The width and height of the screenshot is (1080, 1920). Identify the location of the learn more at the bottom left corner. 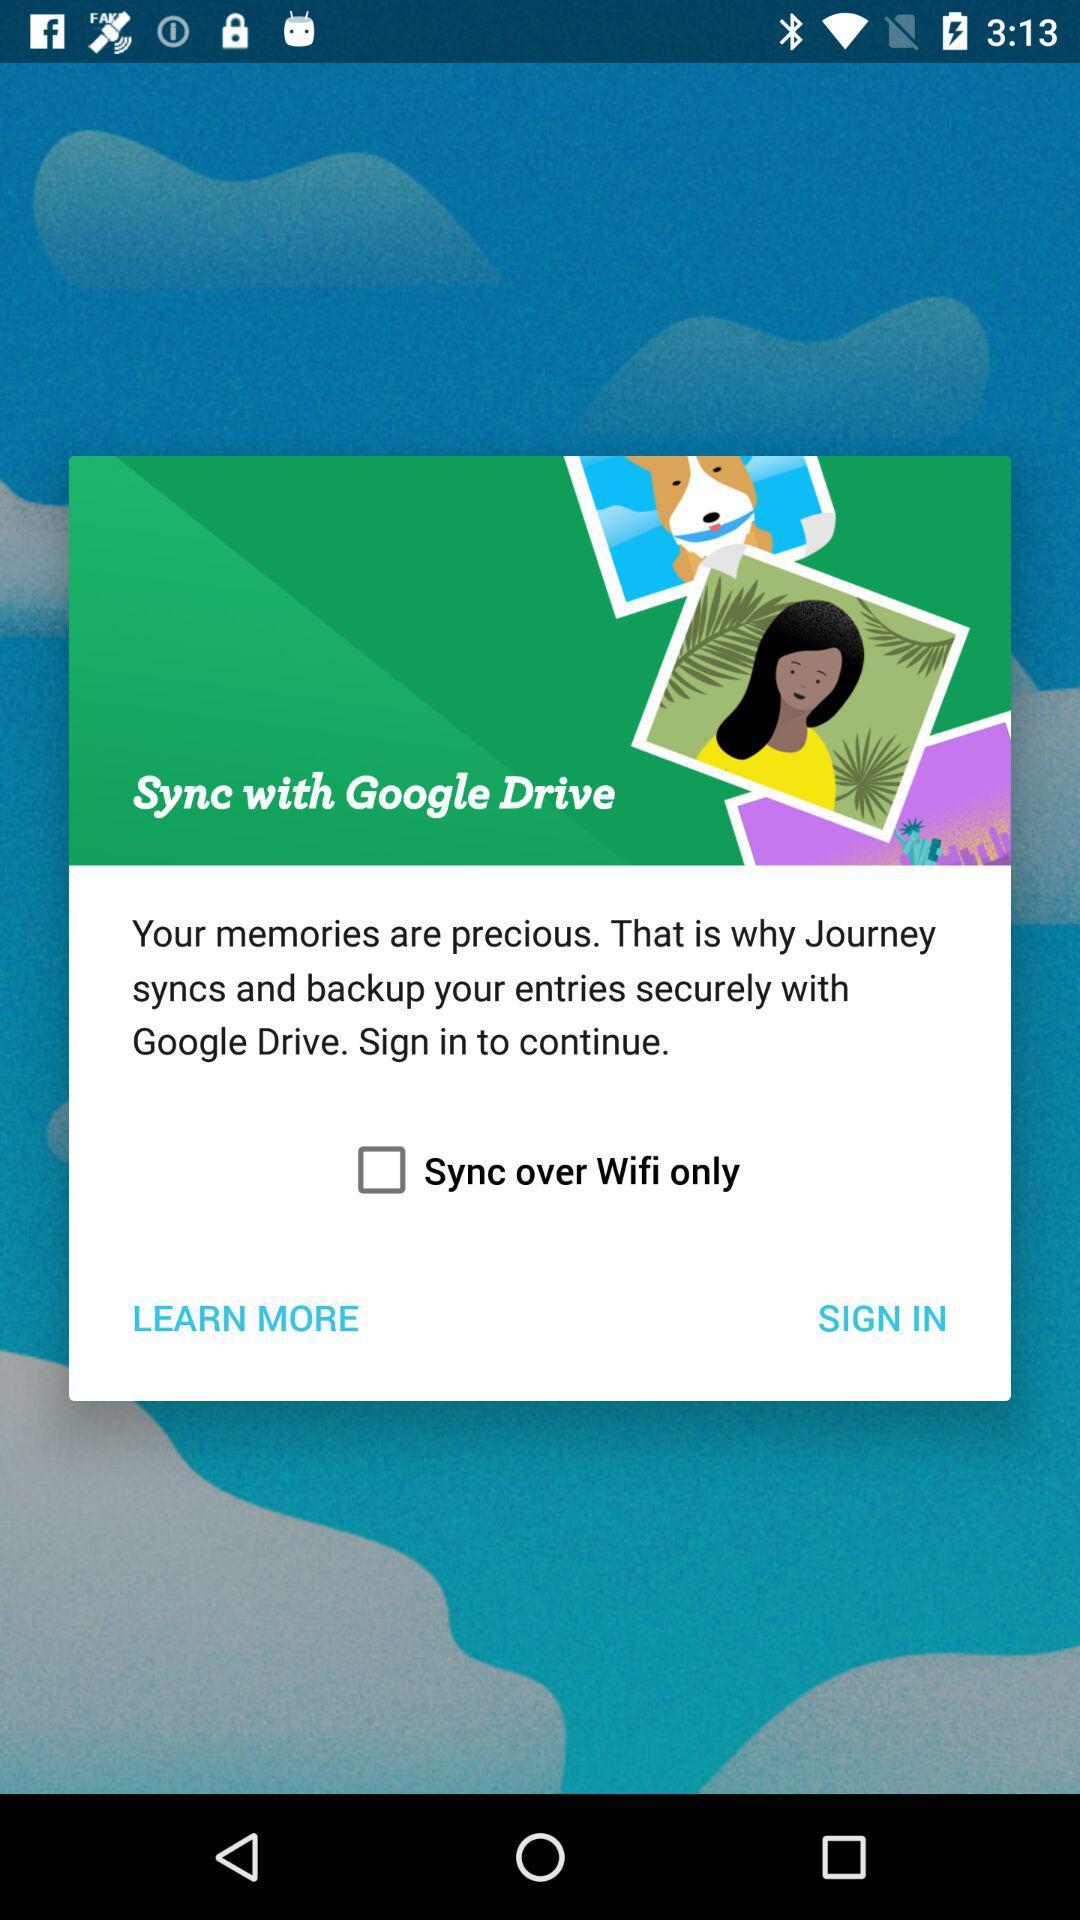
(244, 1316).